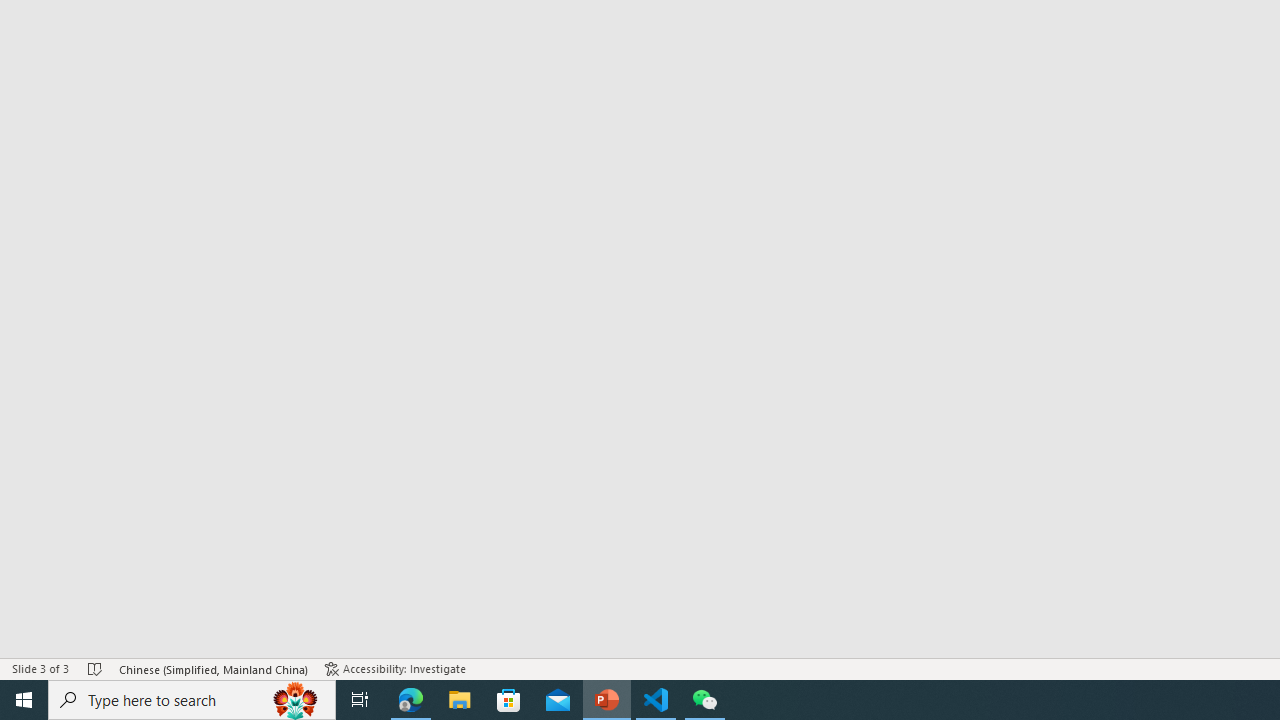  What do you see at coordinates (705, 698) in the screenshot?
I see `'WeChat - 1 running window'` at bounding box center [705, 698].